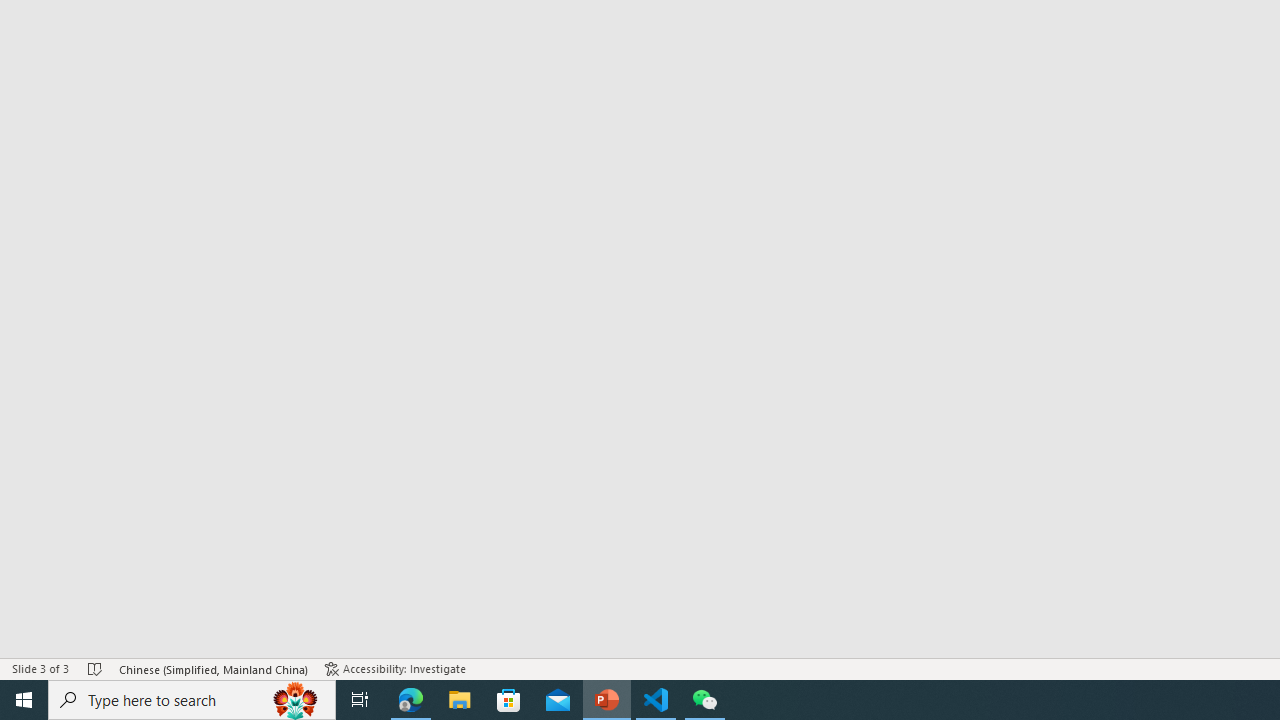  What do you see at coordinates (705, 698) in the screenshot?
I see `'WeChat - 1 running window'` at bounding box center [705, 698].